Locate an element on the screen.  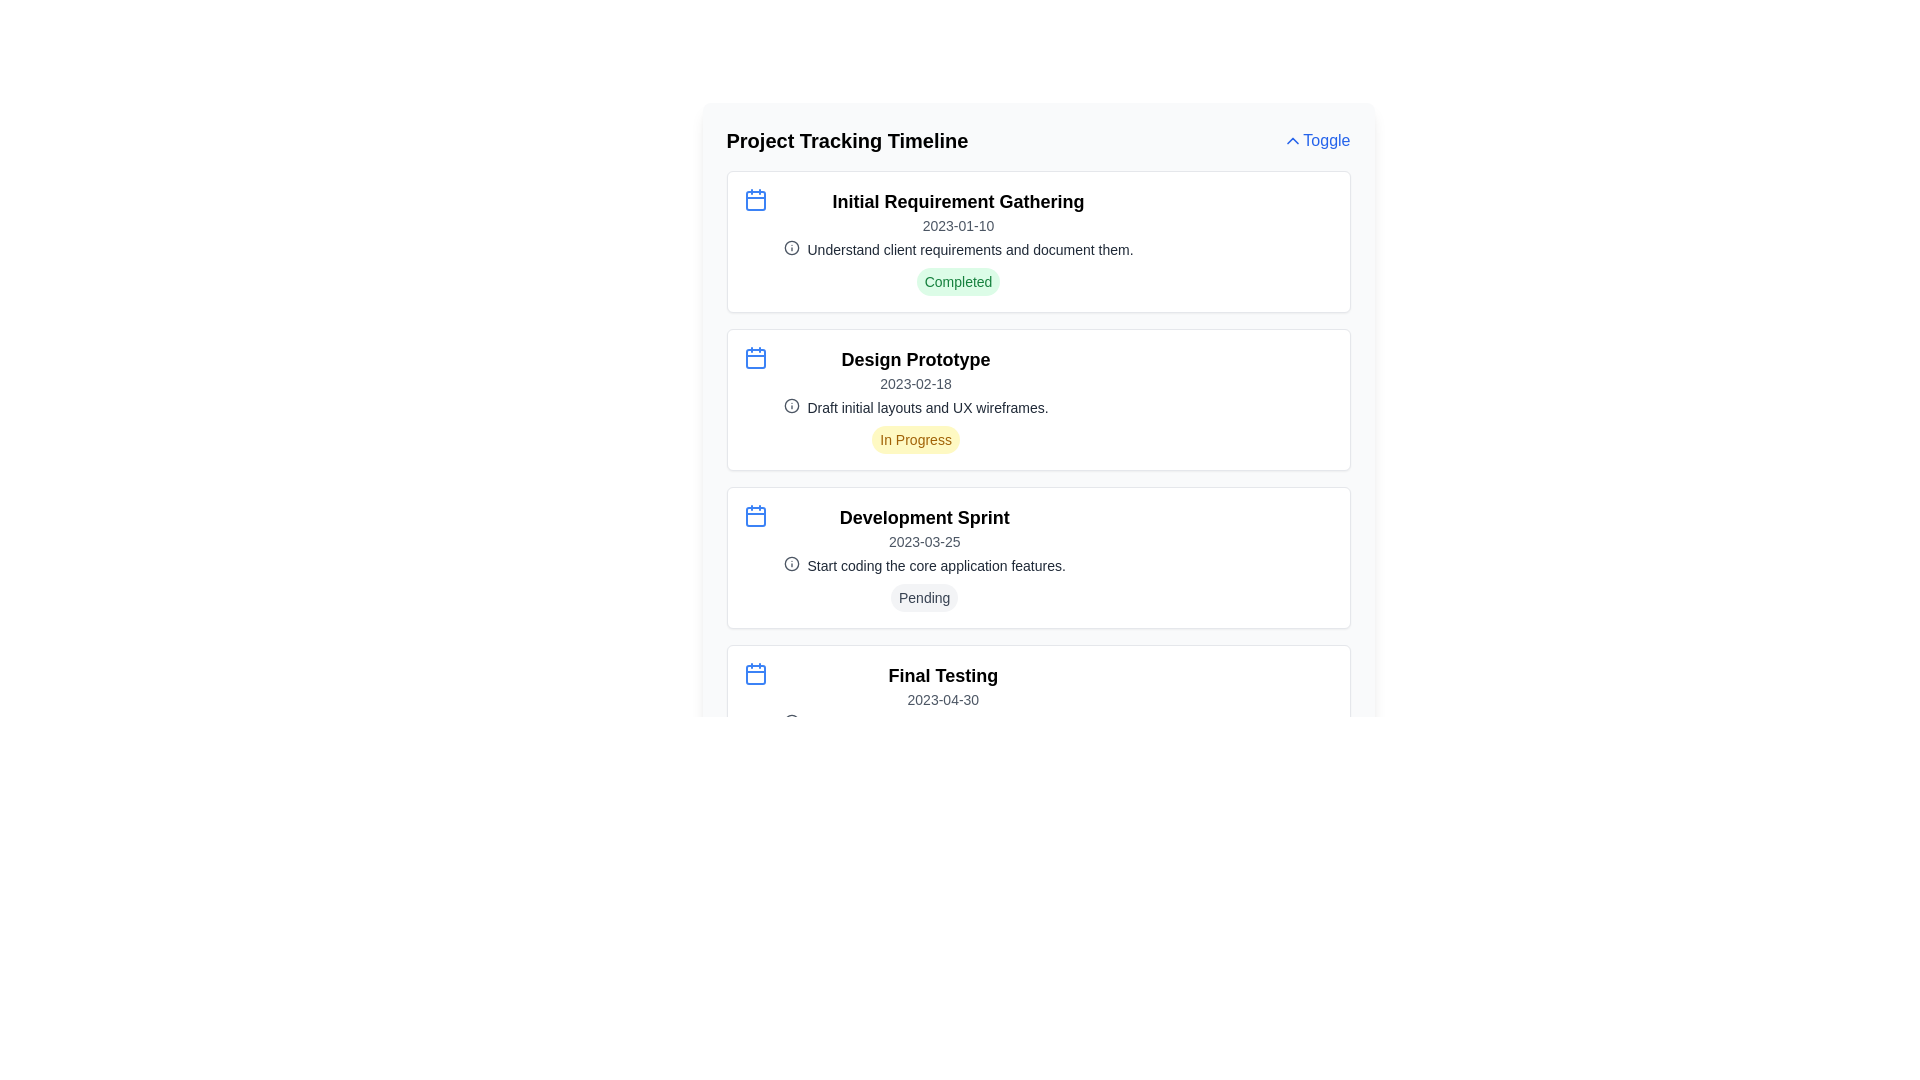
the decorative rectangle that is part of the calendar icon within the 'Development Sprint' card in the timeline list is located at coordinates (754, 515).